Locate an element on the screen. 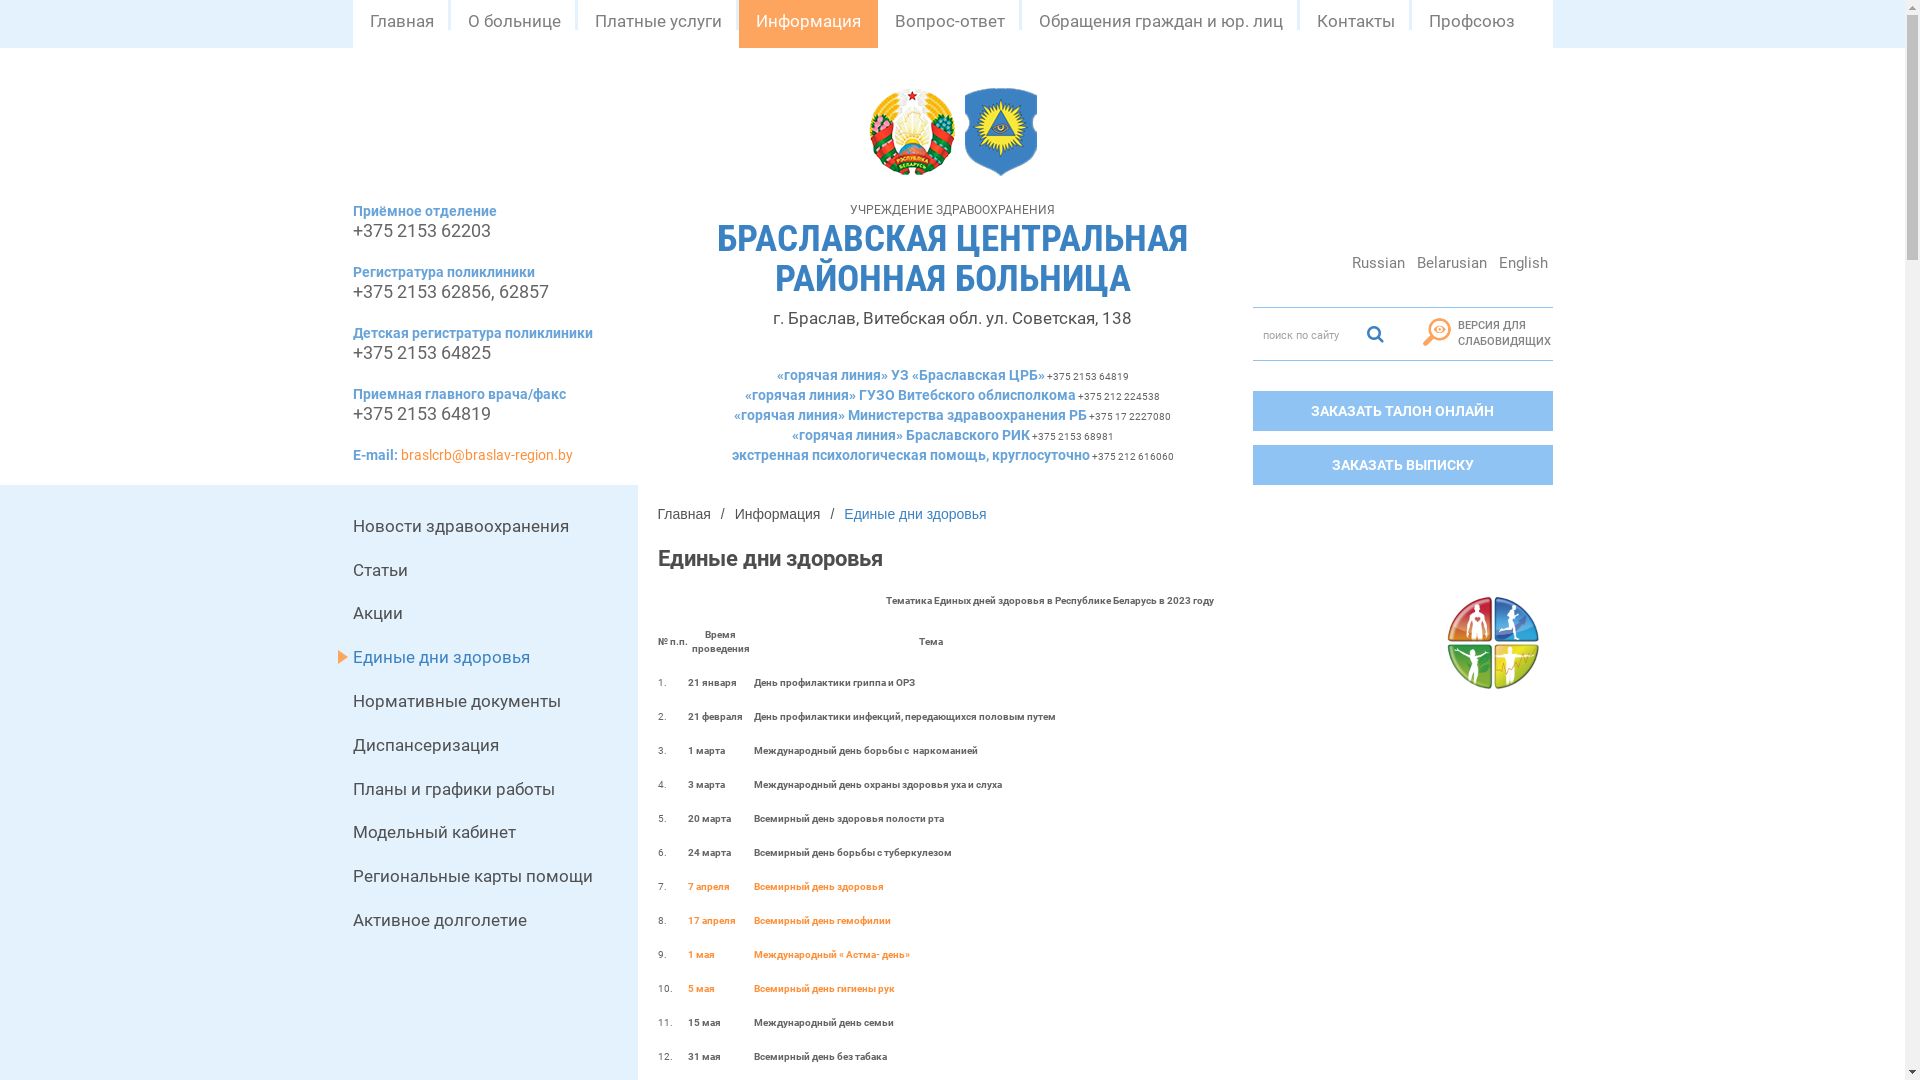 Image resolution: width=1920 pixels, height=1080 pixels. 'Belarusian' is located at coordinates (1452, 261).